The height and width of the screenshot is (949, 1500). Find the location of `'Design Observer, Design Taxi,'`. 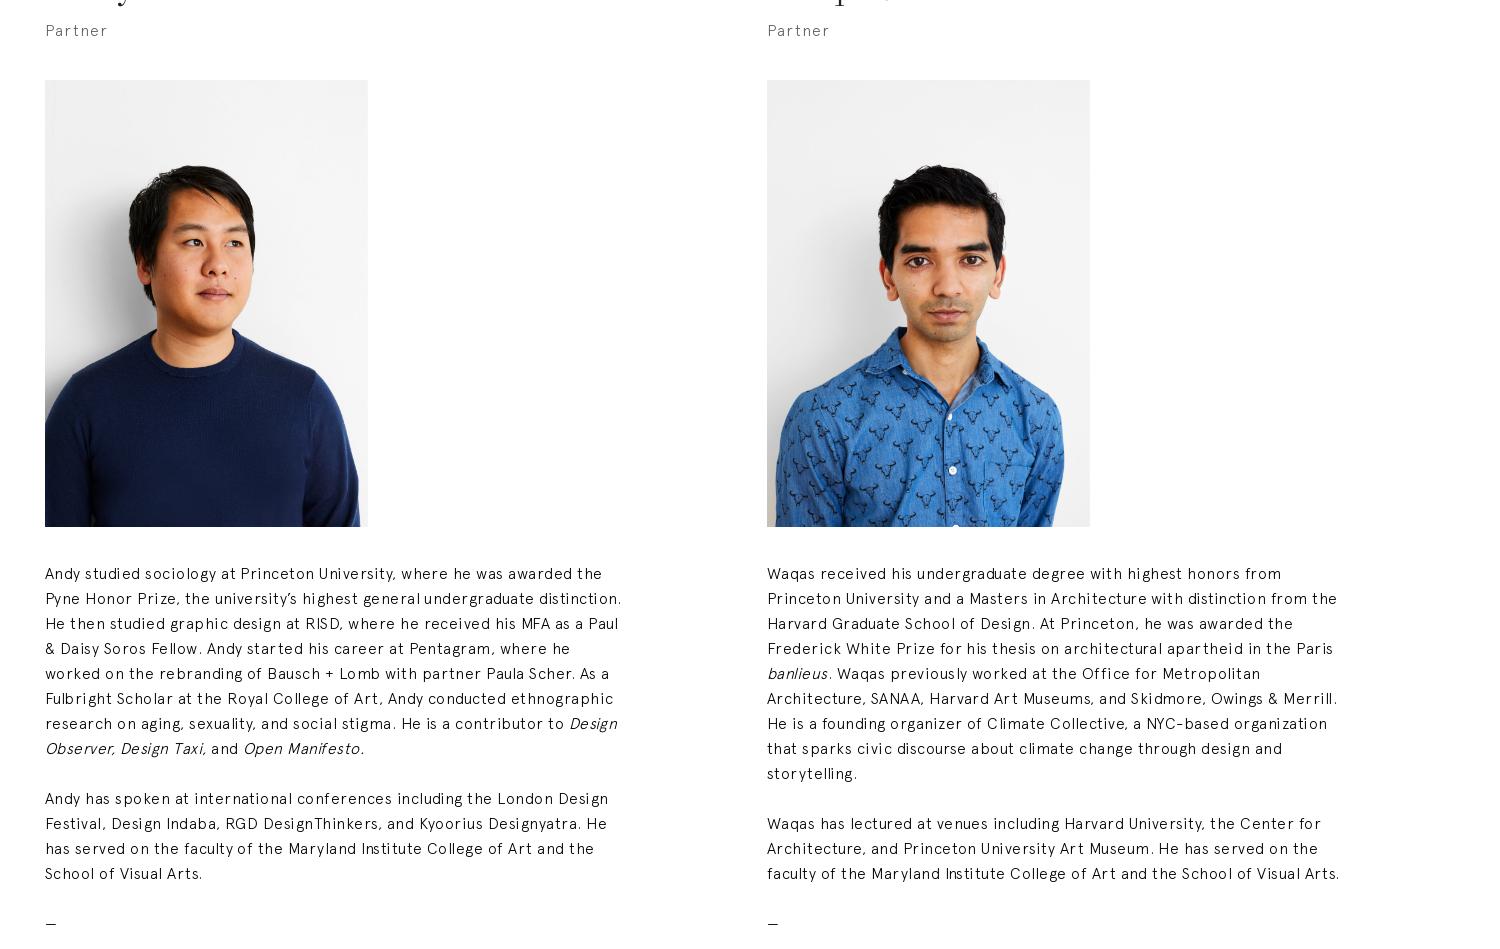

'Design Observer, Design Taxi,' is located at coordinates (332, 734).